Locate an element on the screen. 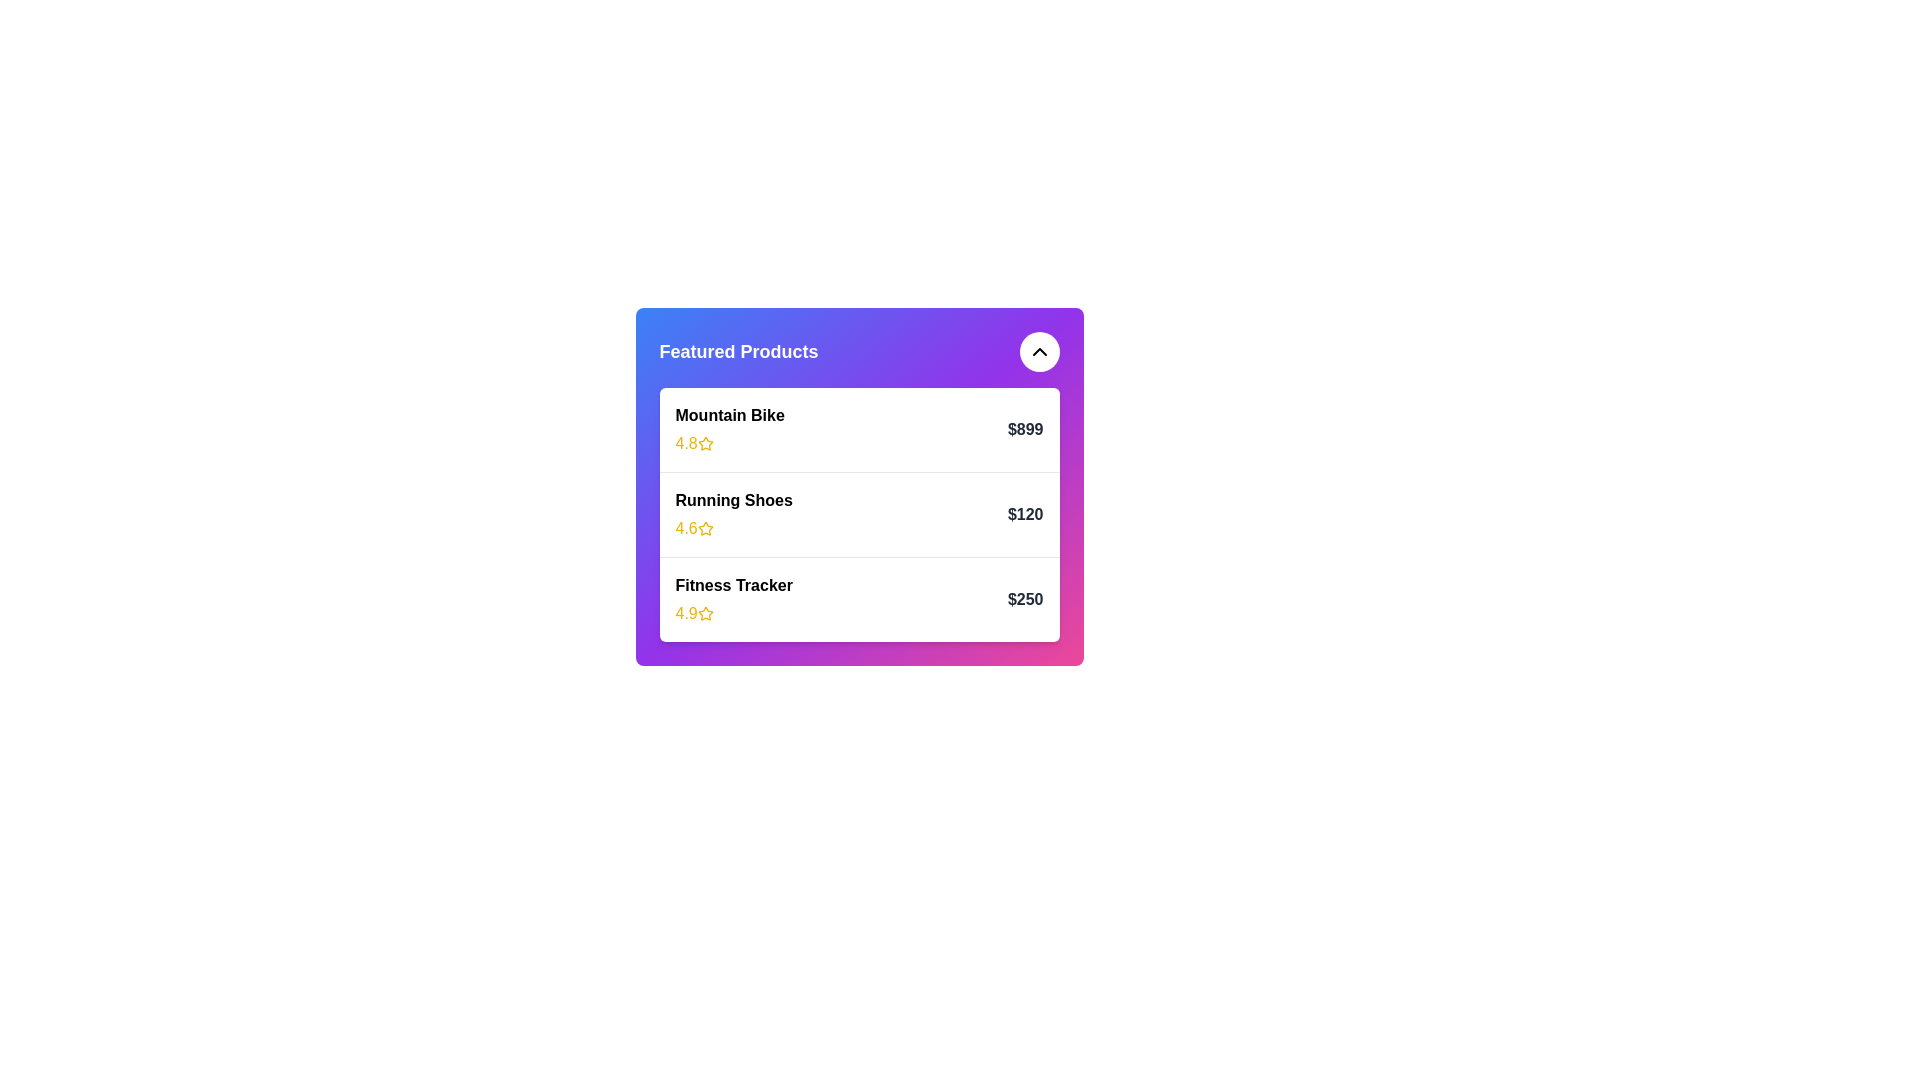  the second star icon representing the rating for the 'Running Shoes' product, which is located to the right of the rating text '4.6' is located at coordinates (705, 527).